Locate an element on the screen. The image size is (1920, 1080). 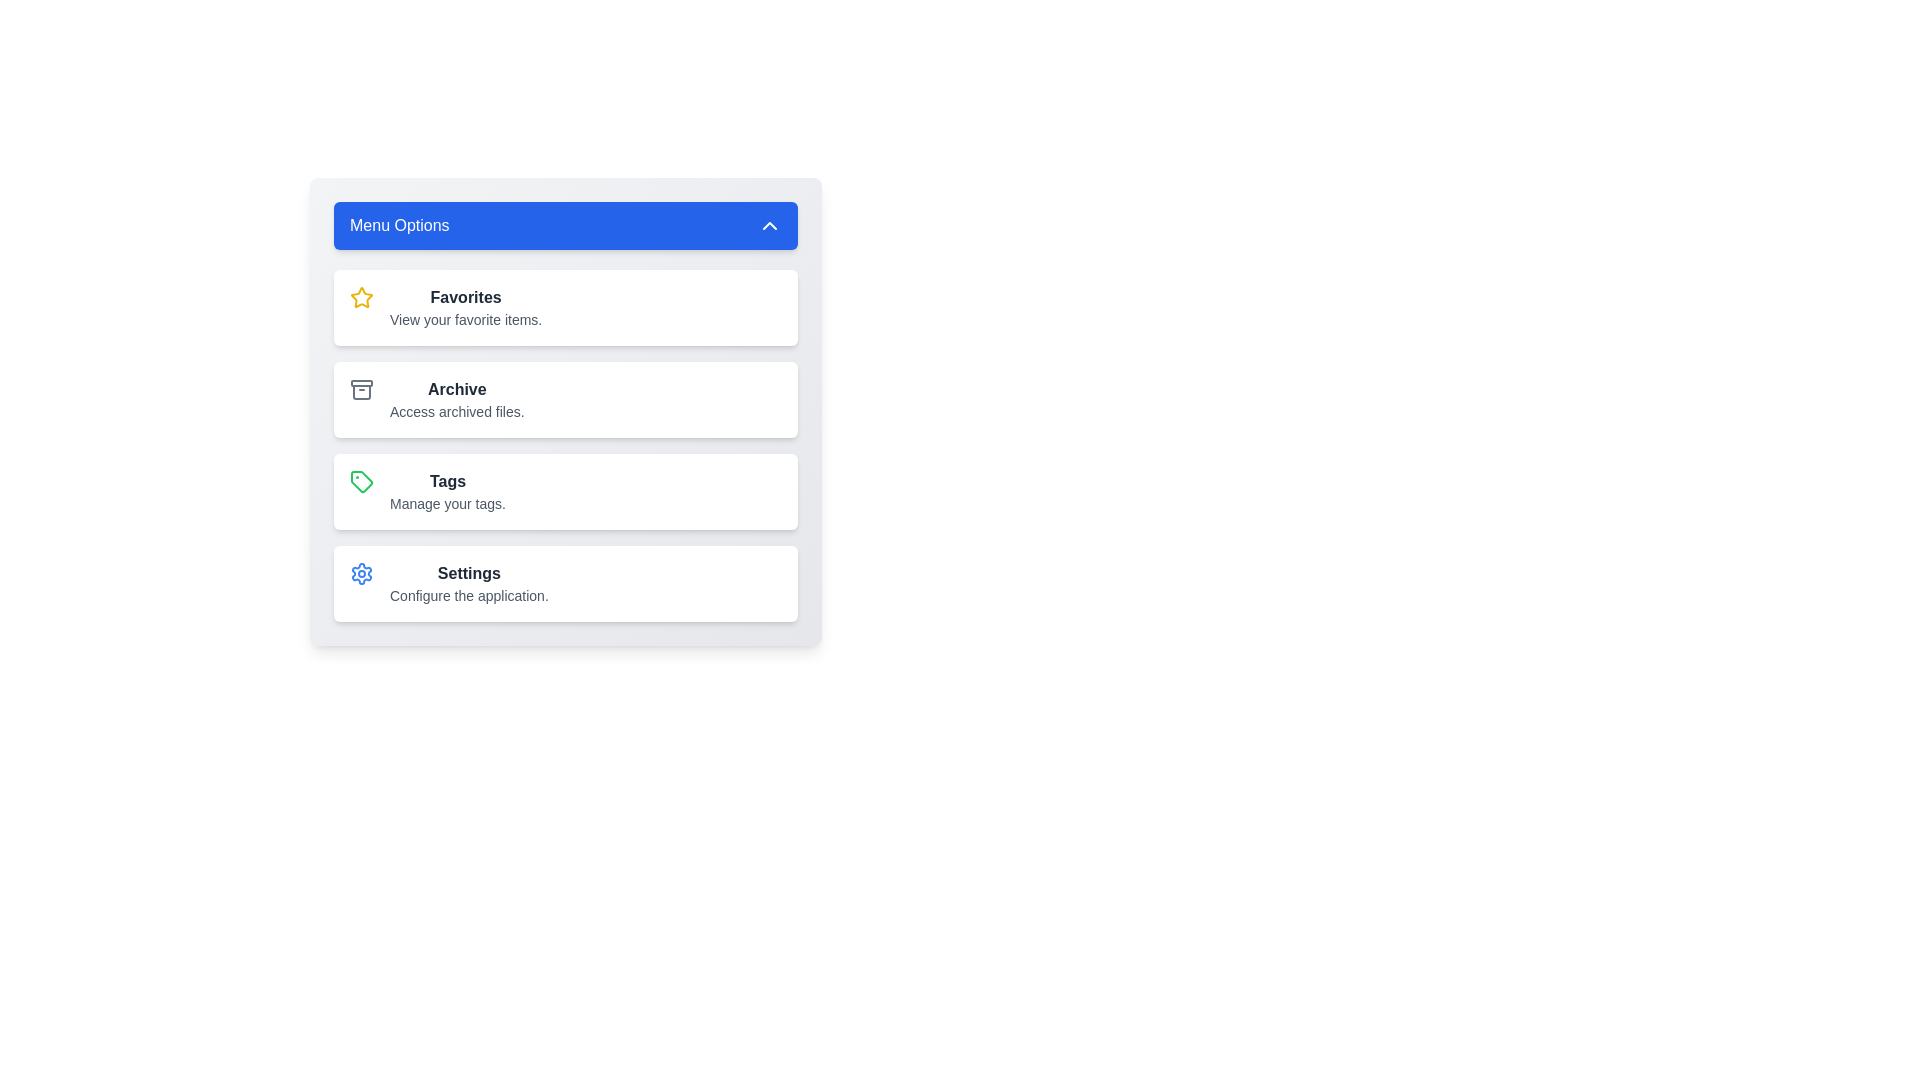
the icon button located in the top right corner of the 'Menu Options' header area is located at coordinates (768, 225).